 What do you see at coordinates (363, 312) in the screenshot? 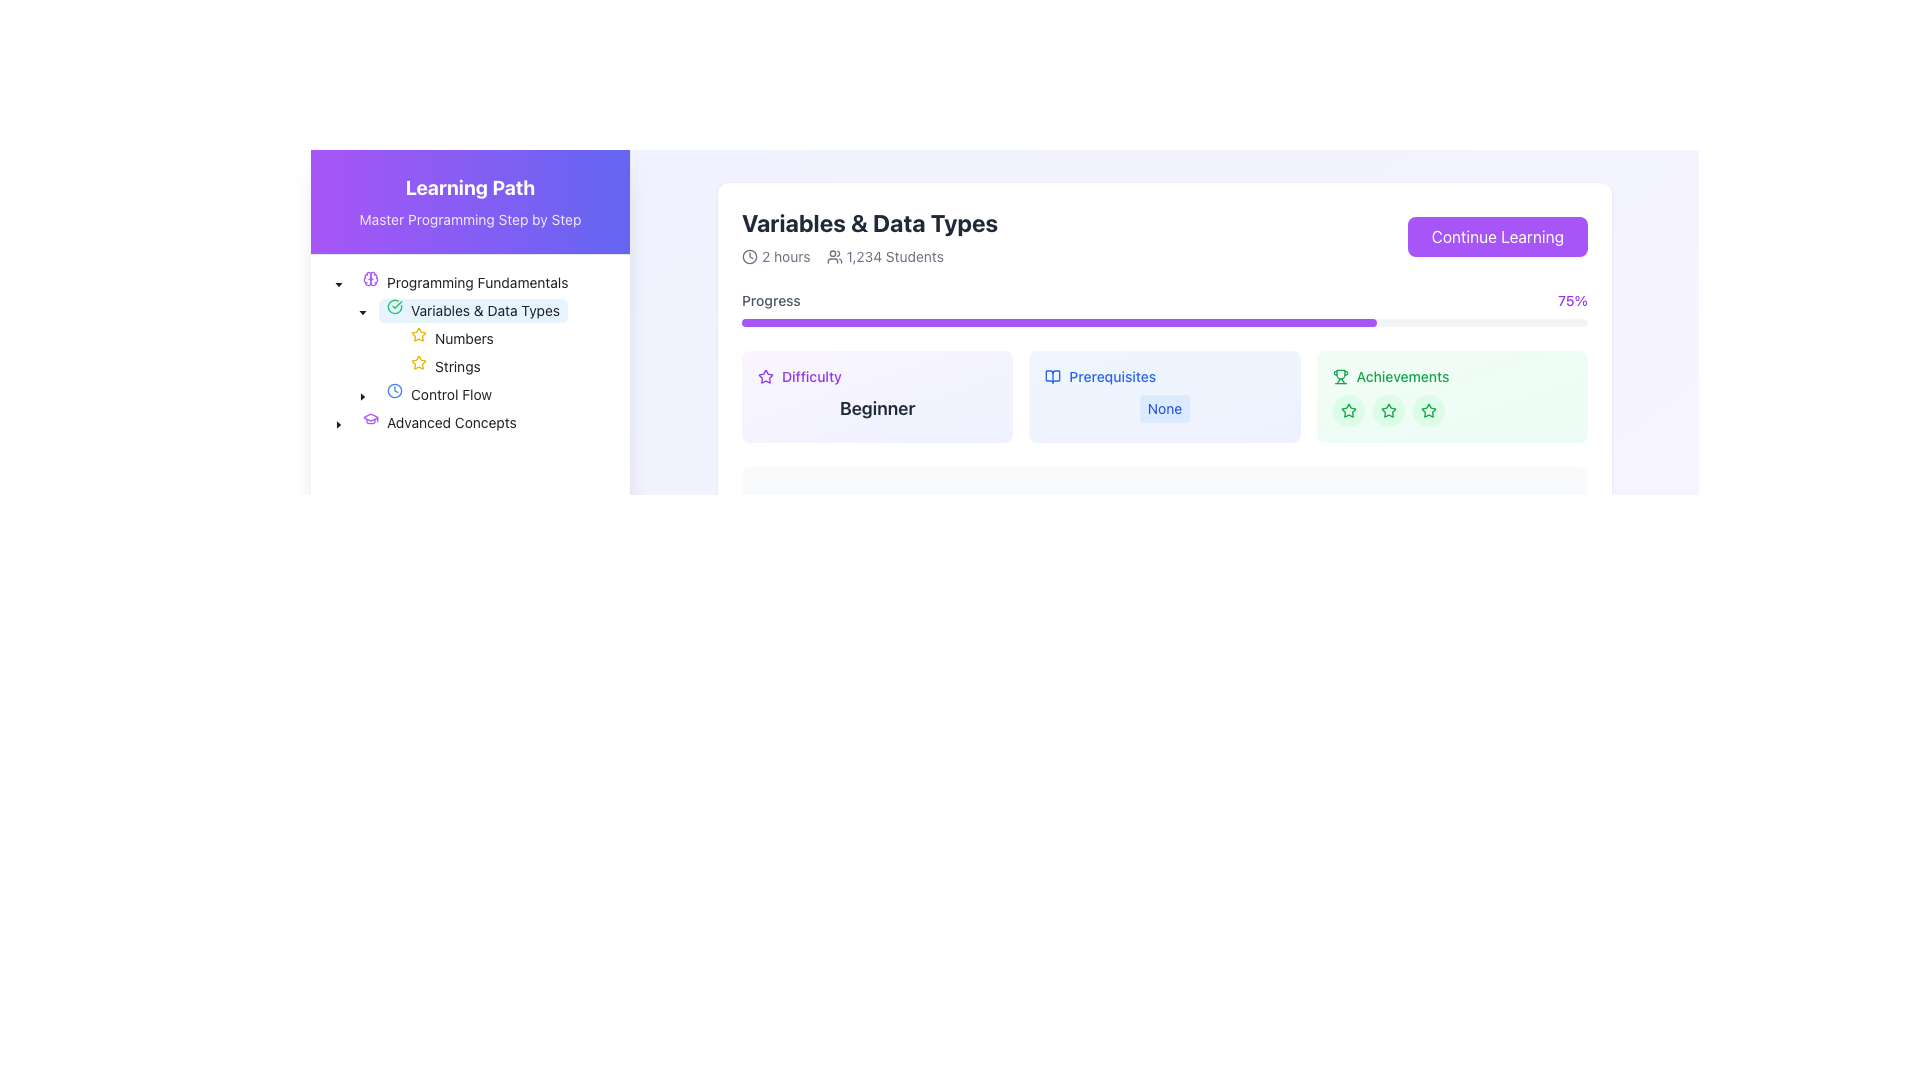
I see `the button to the left of 'Variables & Data Types' in the 'Programming Fundamentals' section` at bounding box center [363, 312].